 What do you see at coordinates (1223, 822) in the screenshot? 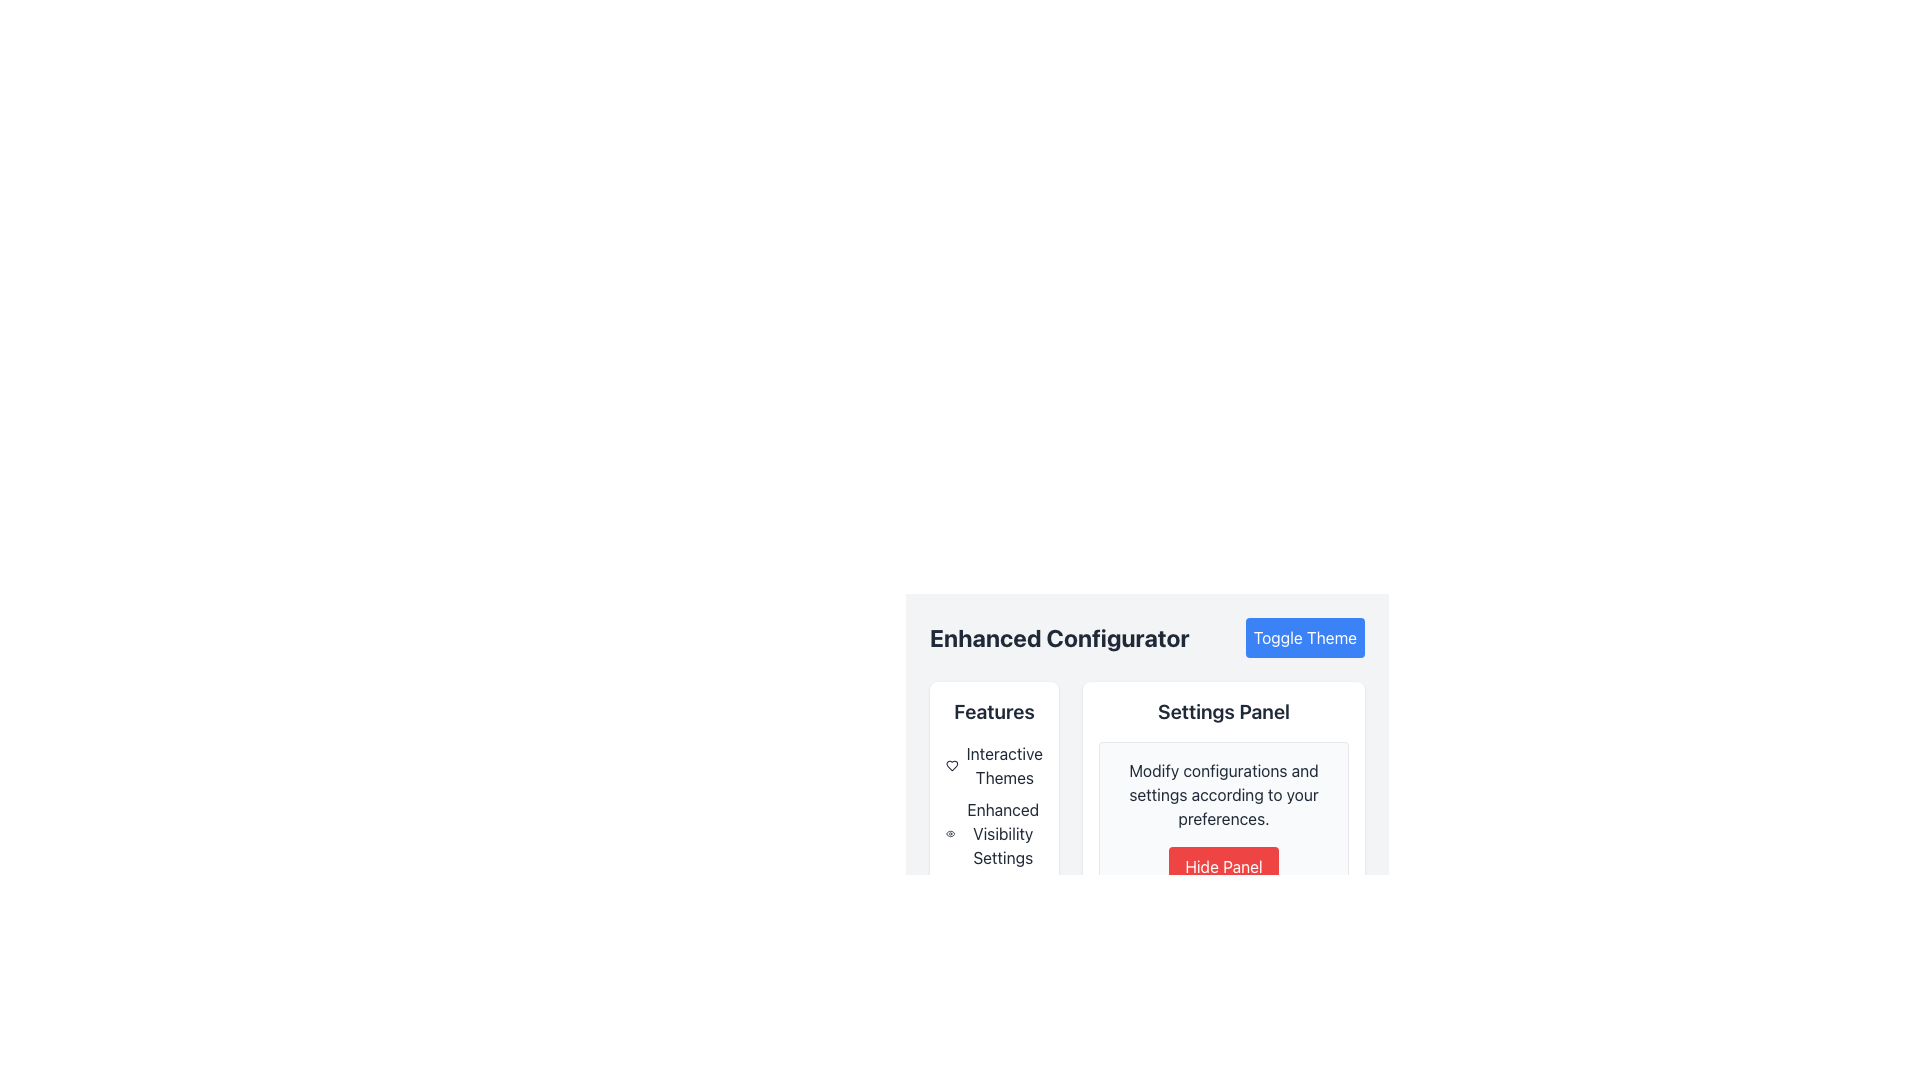
I see `descriptive text within the Settings Panel group, which contains information about configuration settings and a button to hide the panel` at bounding box center [1223, 822].